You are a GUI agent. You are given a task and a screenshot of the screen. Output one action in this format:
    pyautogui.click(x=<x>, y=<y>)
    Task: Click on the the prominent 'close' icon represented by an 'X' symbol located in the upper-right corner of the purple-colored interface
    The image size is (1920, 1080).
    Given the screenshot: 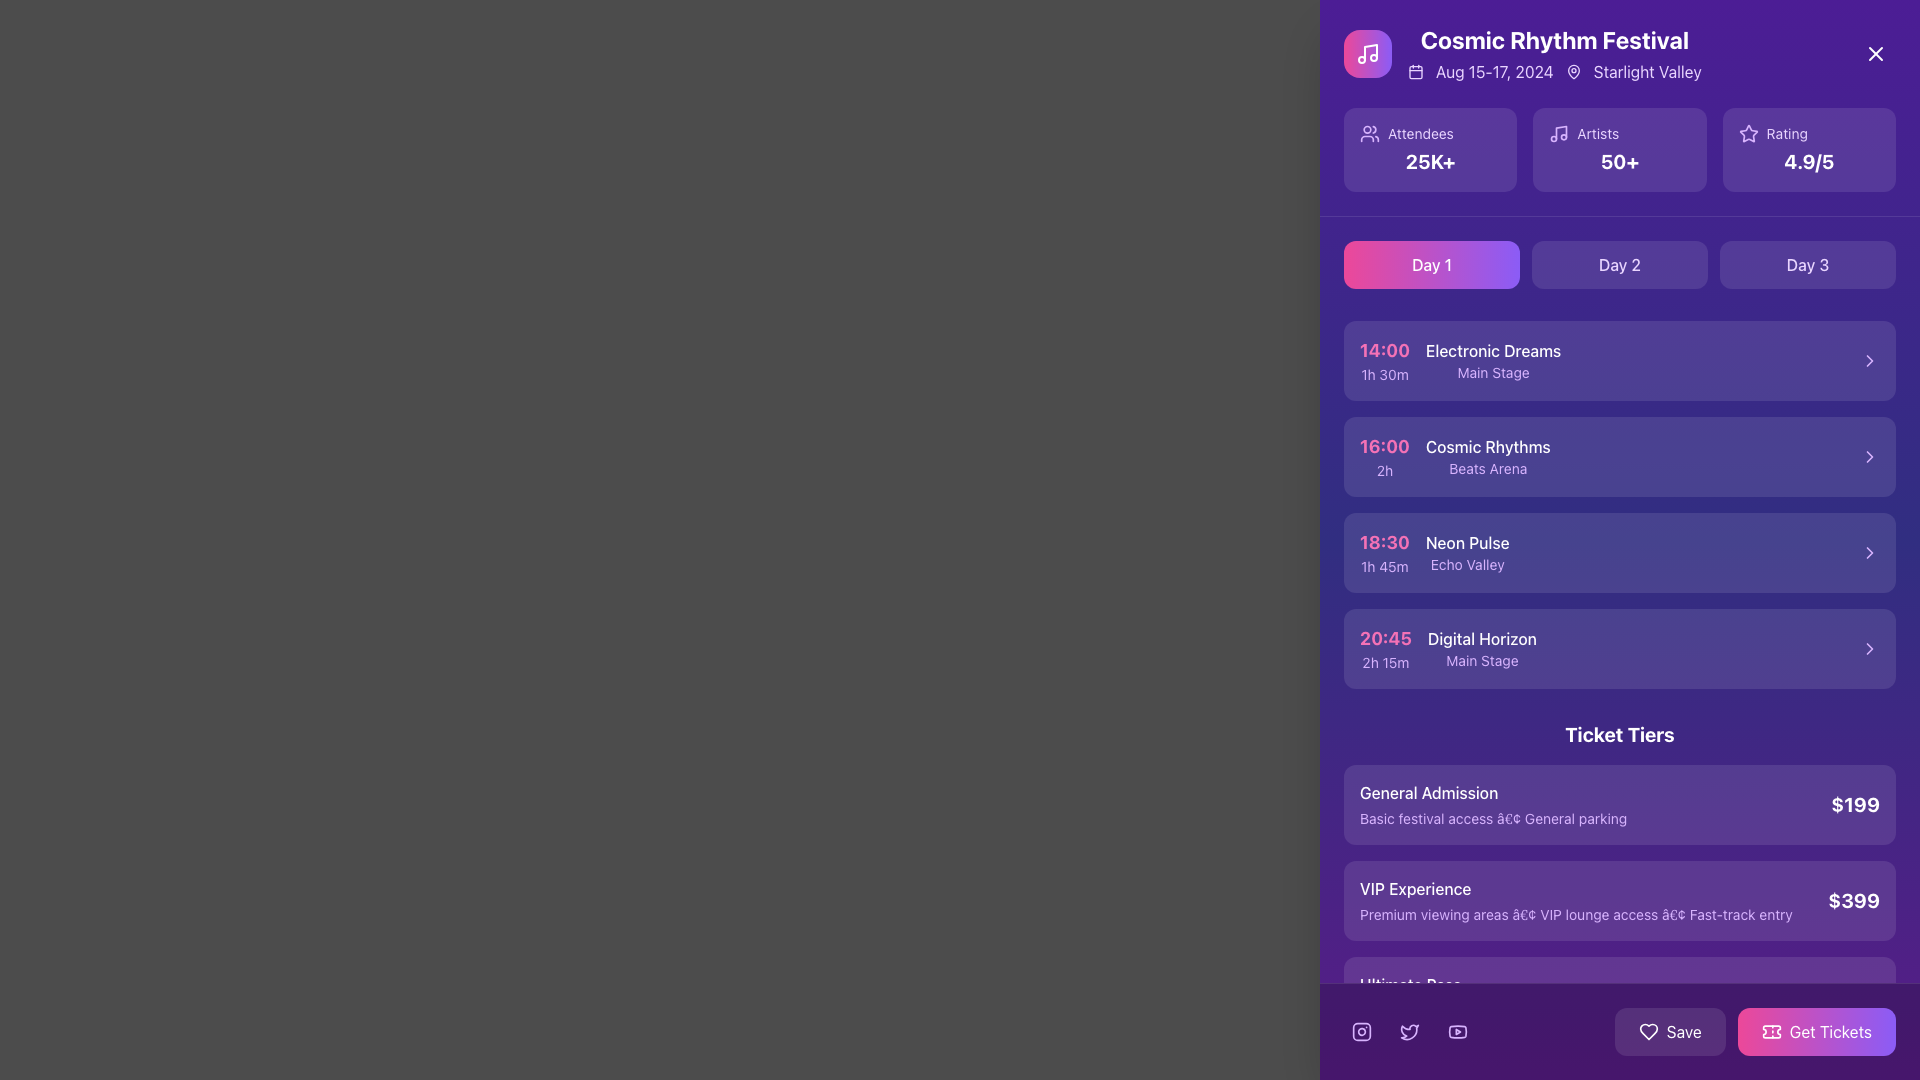 What is the action you would take?
    pyautogui.click(x=1875, y=53)
    